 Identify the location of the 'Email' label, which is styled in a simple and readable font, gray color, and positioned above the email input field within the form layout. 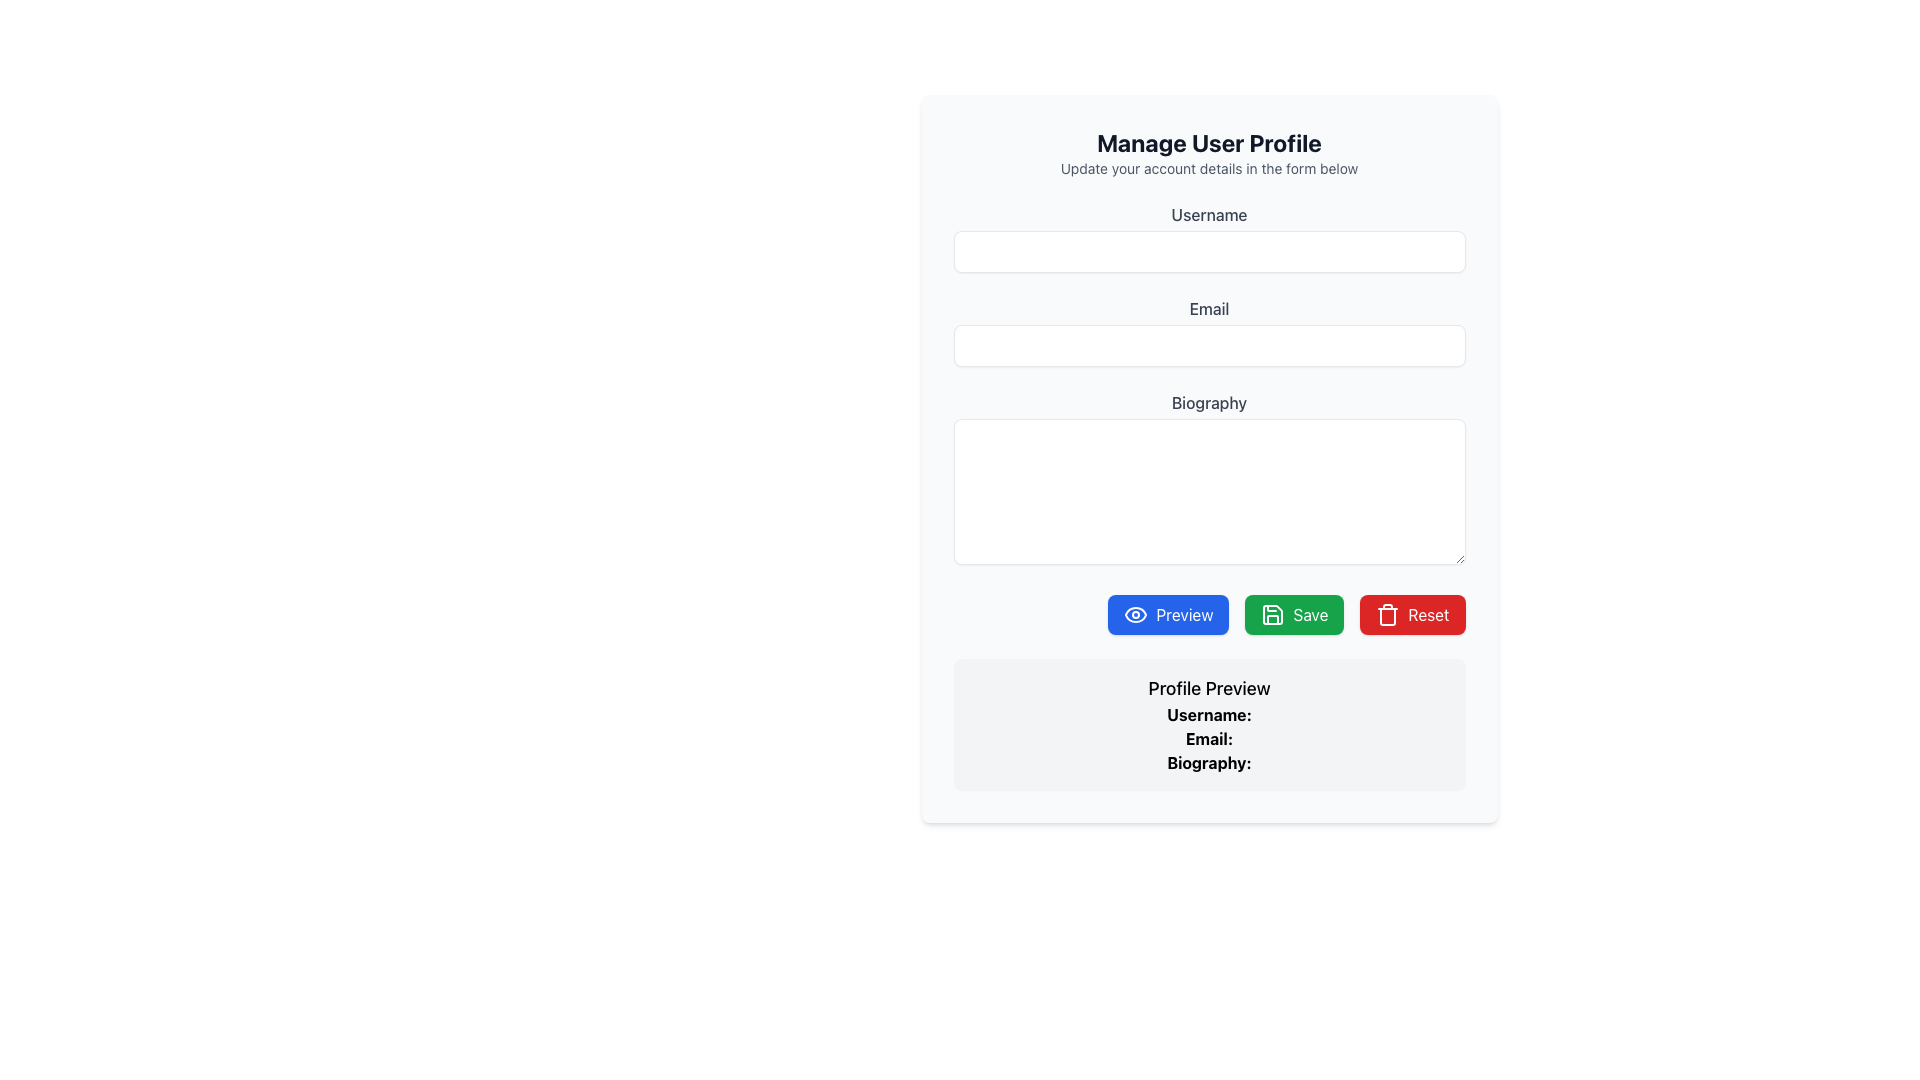
(1208, 308).